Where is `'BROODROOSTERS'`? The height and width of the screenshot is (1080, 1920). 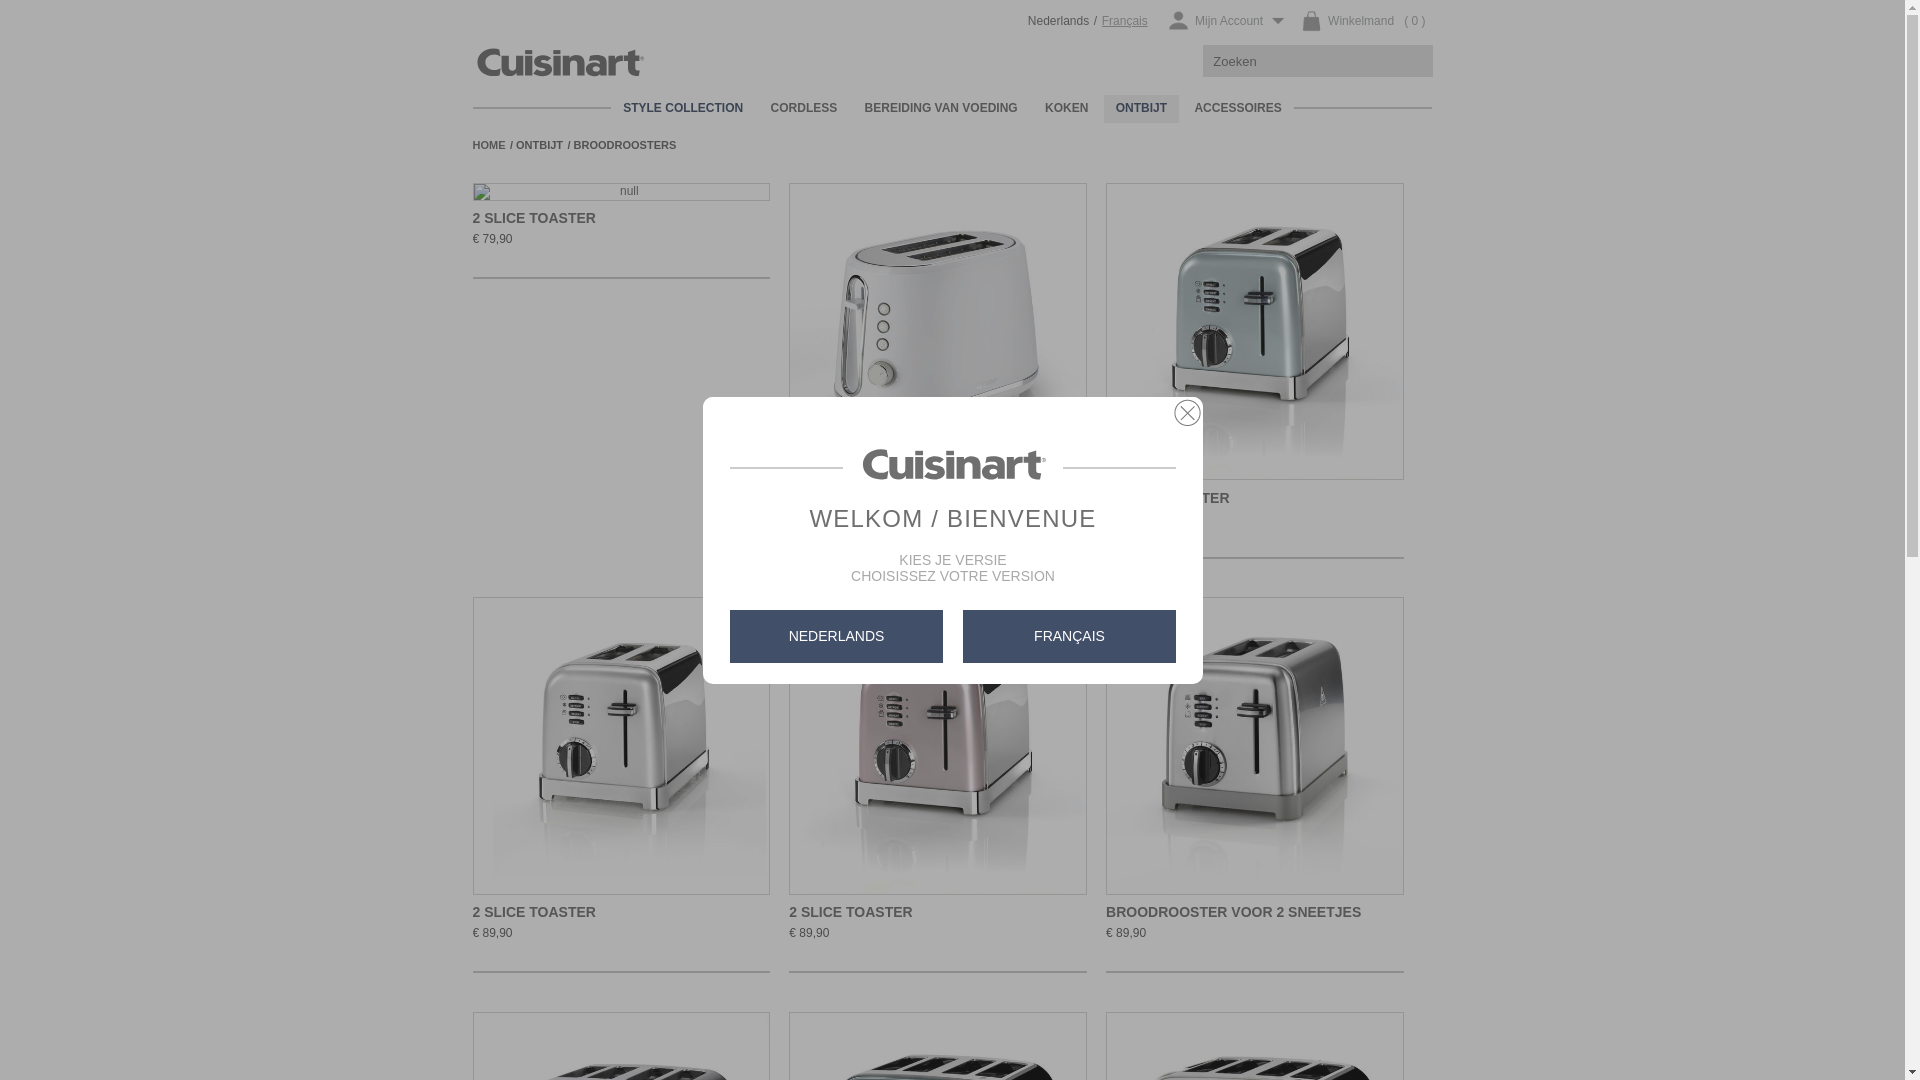
'BROODROOSTERS' is located at coordinates (626, 144).